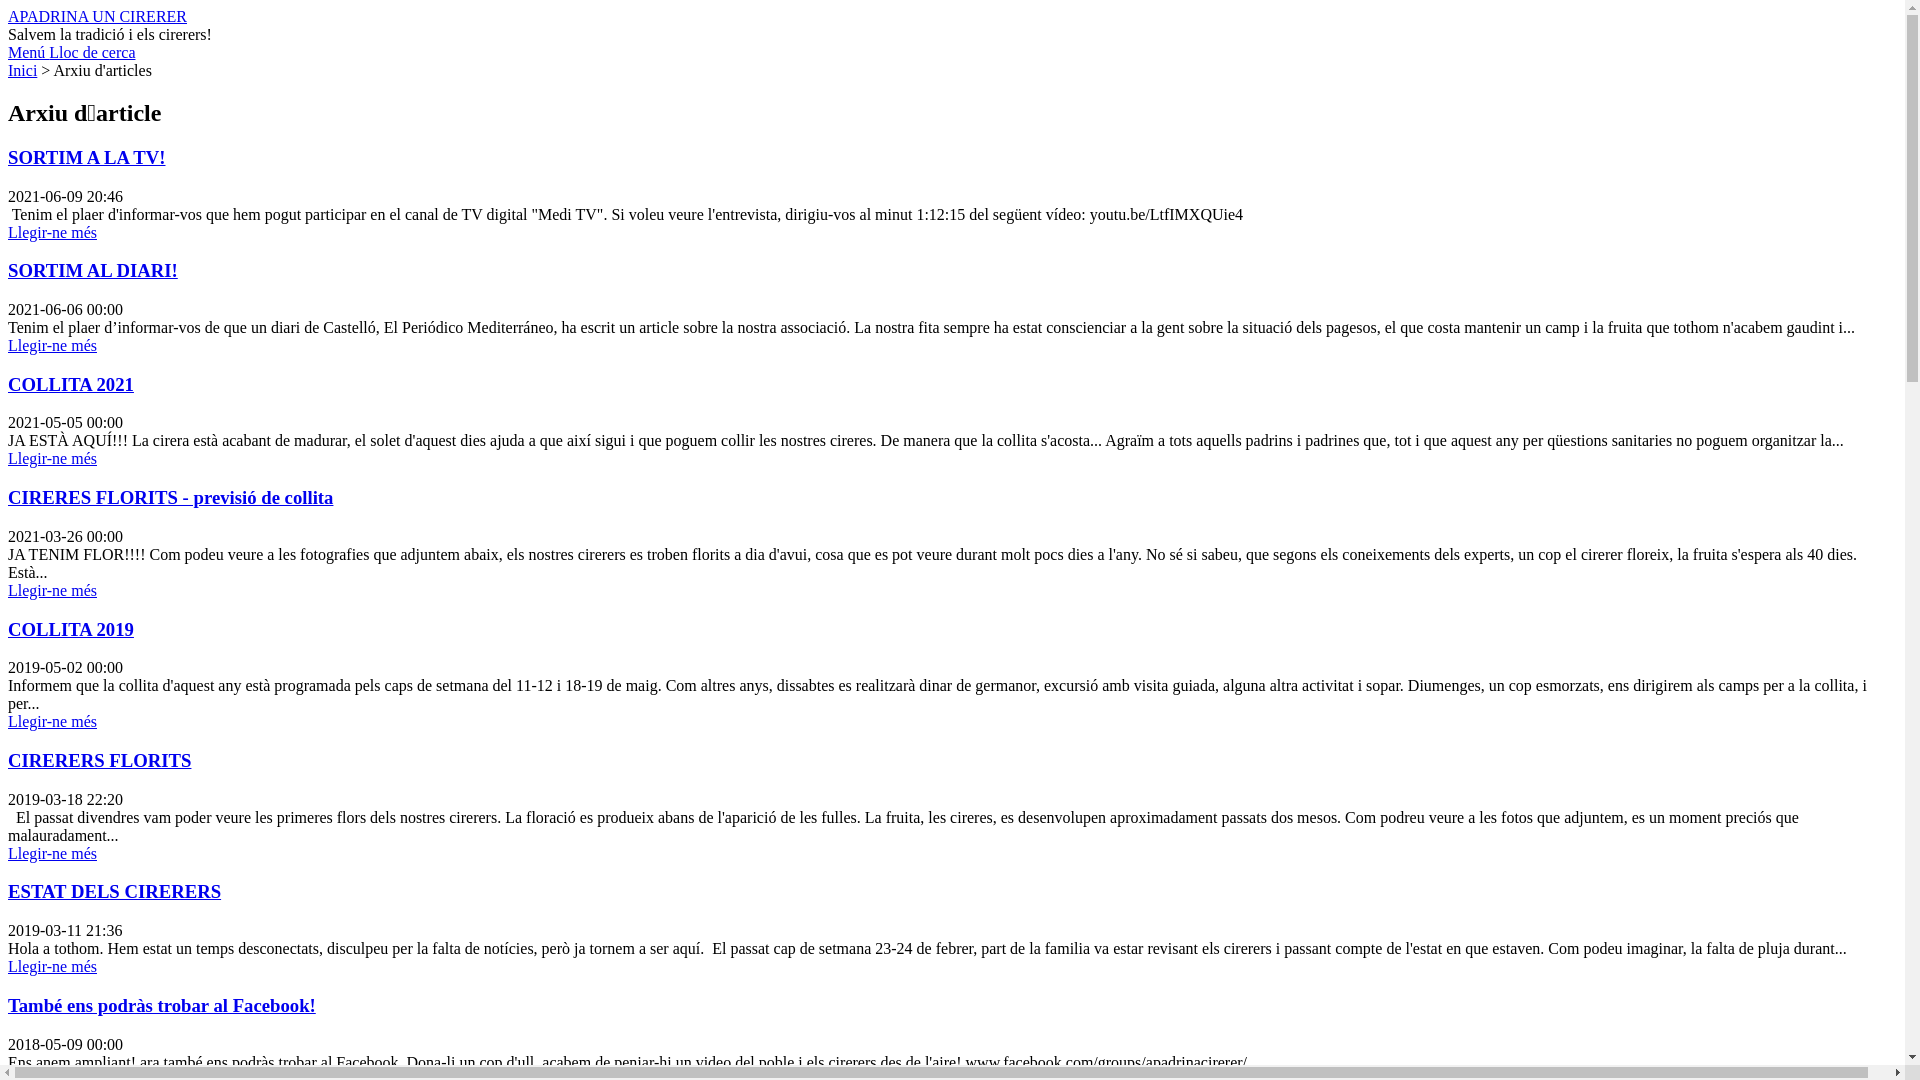 Image resolution: width=1920 pixels, height=1080 pixels. Describe the element at coordinates (48, 51) in the screenshot. I see `'Lloc de cerca'` at that location.